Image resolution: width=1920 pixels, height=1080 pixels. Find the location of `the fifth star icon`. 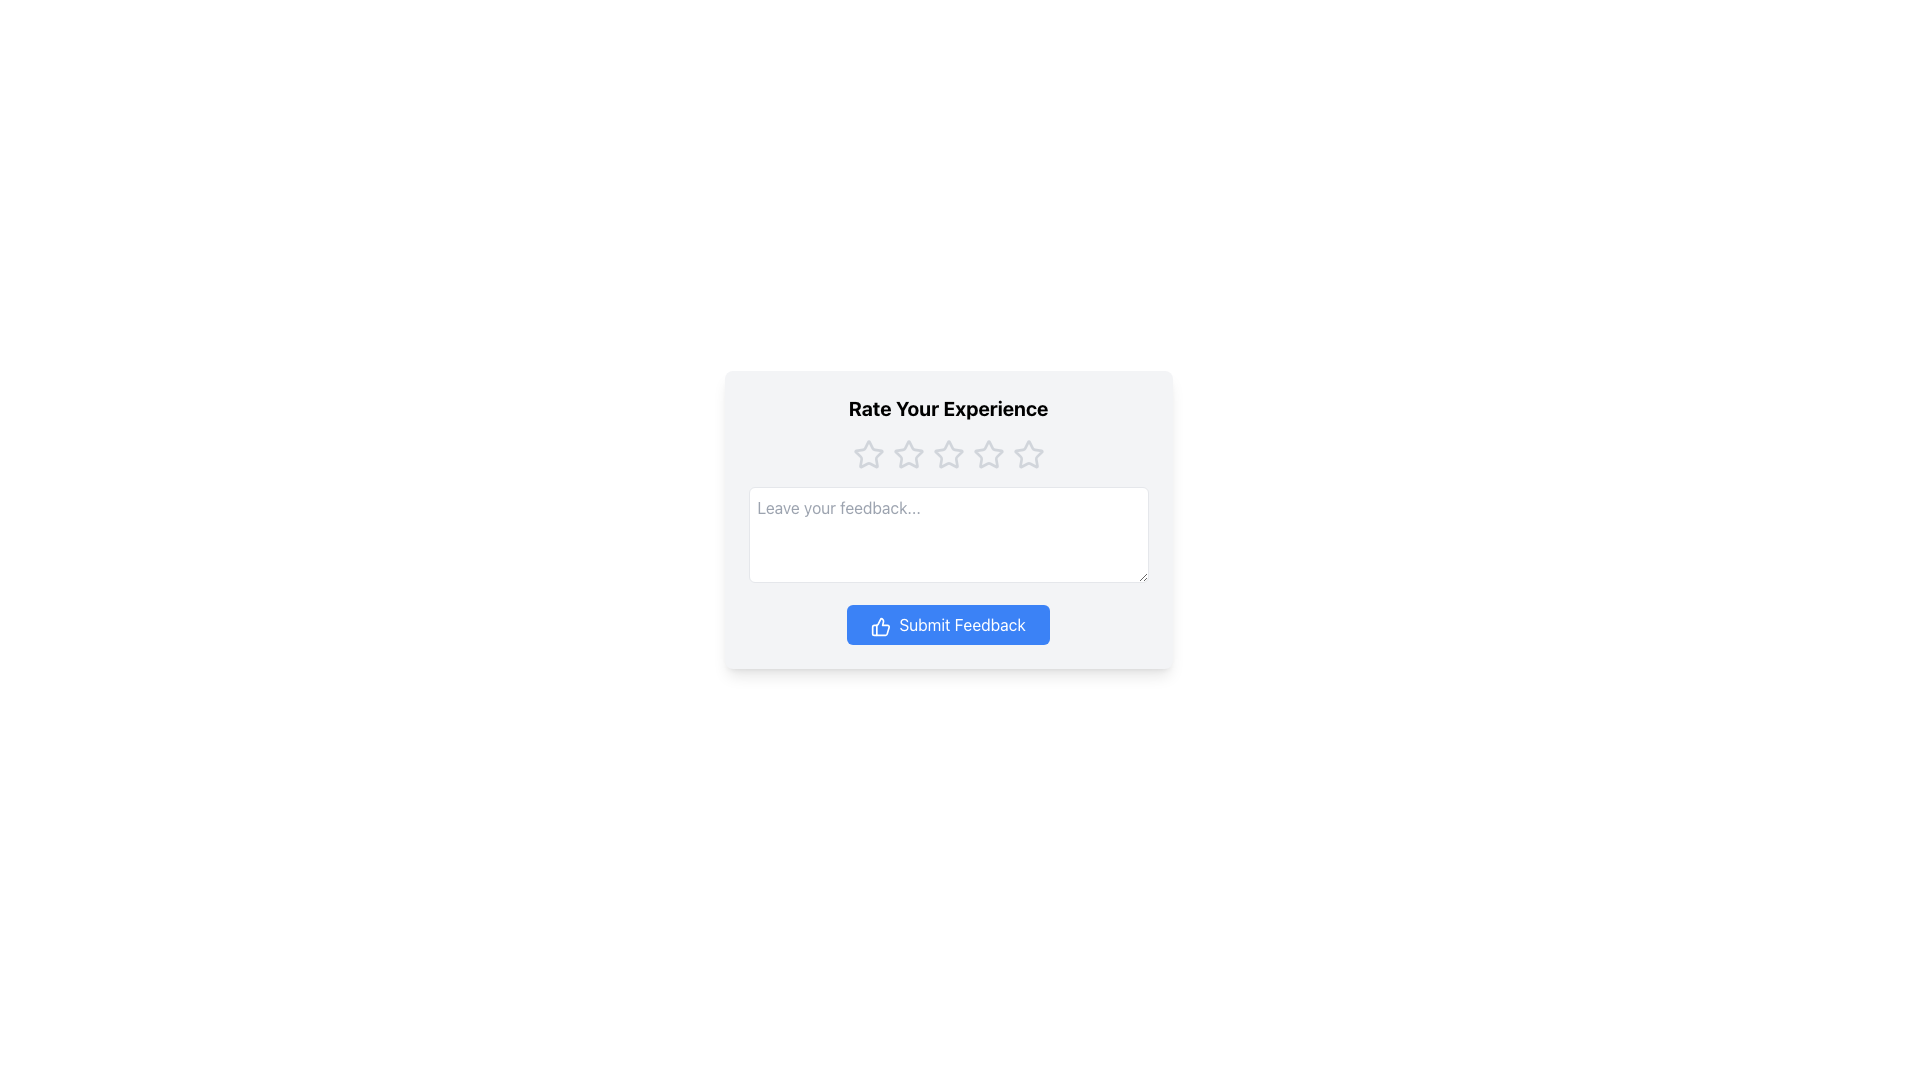

the fifth star icon is located at coordinates (1028, 454).